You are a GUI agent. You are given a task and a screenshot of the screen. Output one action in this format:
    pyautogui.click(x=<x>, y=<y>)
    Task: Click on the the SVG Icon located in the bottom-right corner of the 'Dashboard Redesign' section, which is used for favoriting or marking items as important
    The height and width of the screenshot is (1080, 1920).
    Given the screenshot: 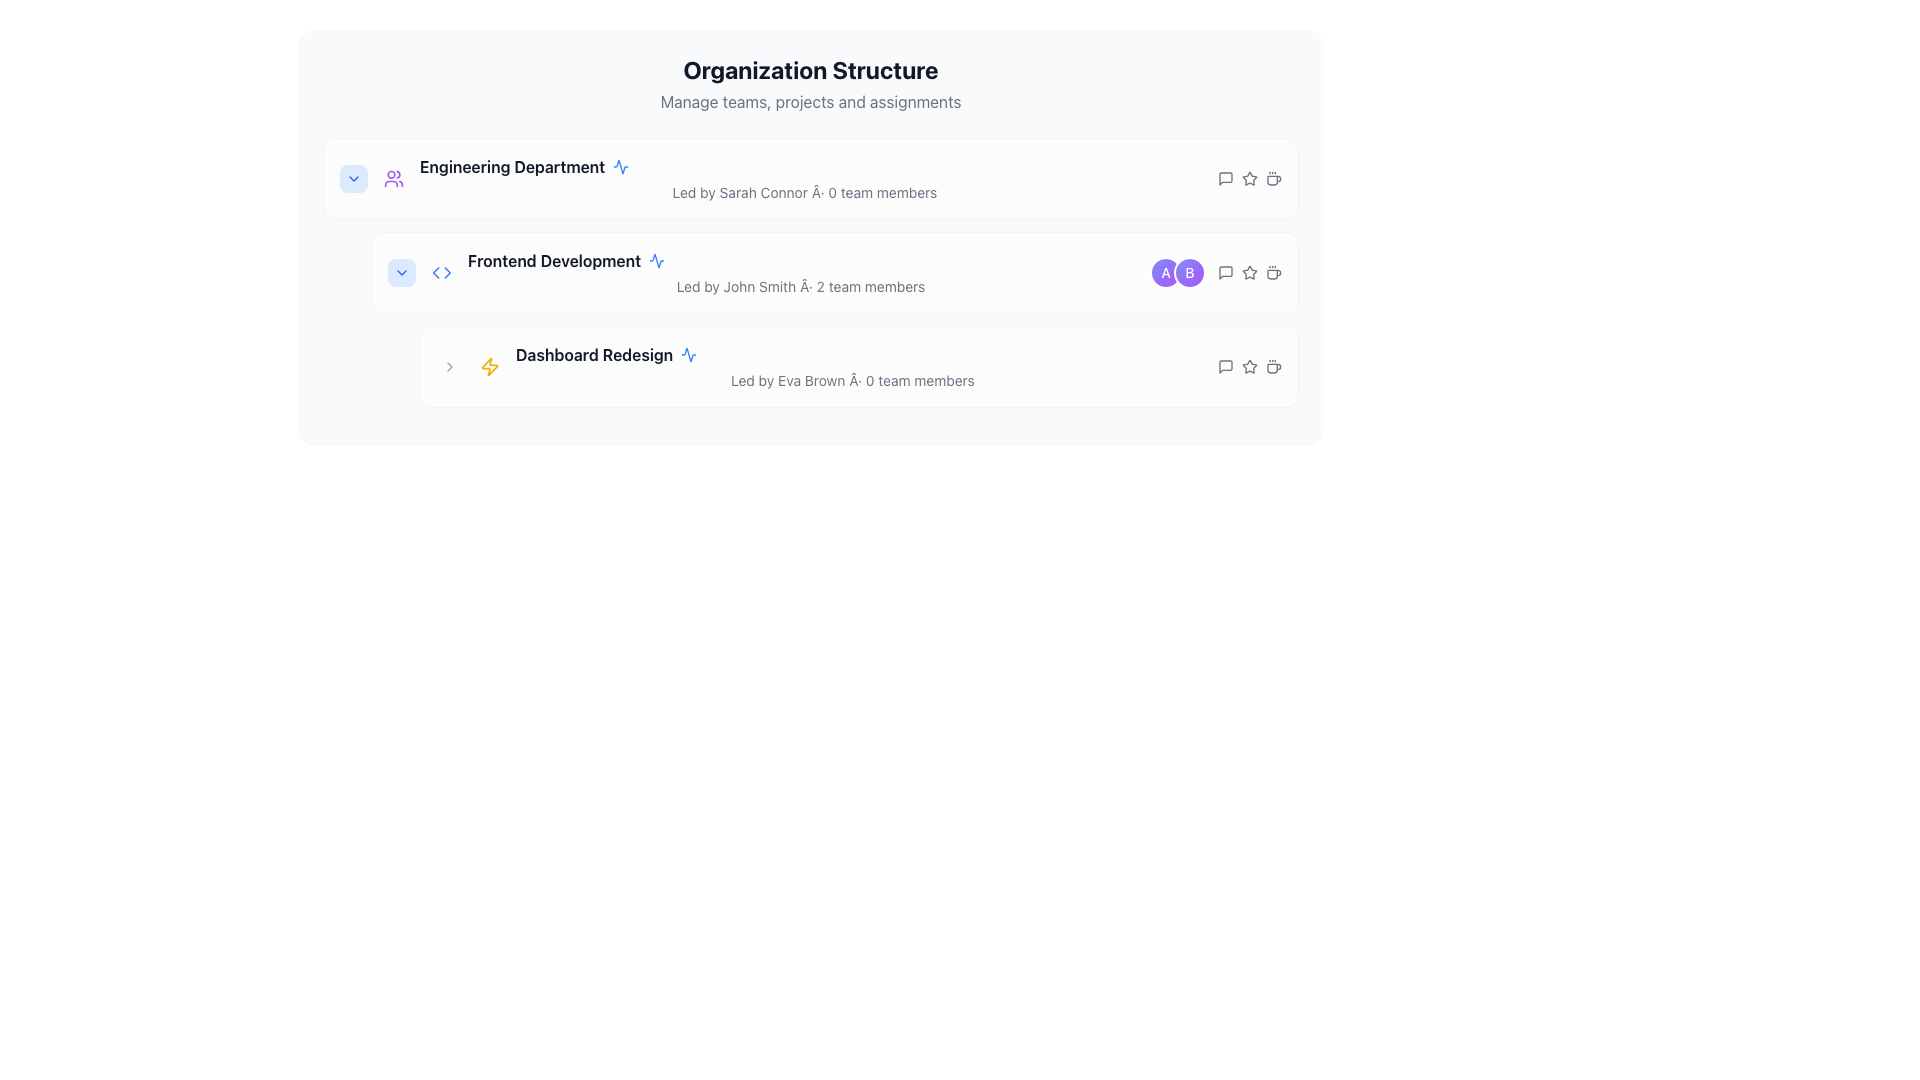 What is the action you would take?
    pyautogui.click(x=1248, y=366)
    